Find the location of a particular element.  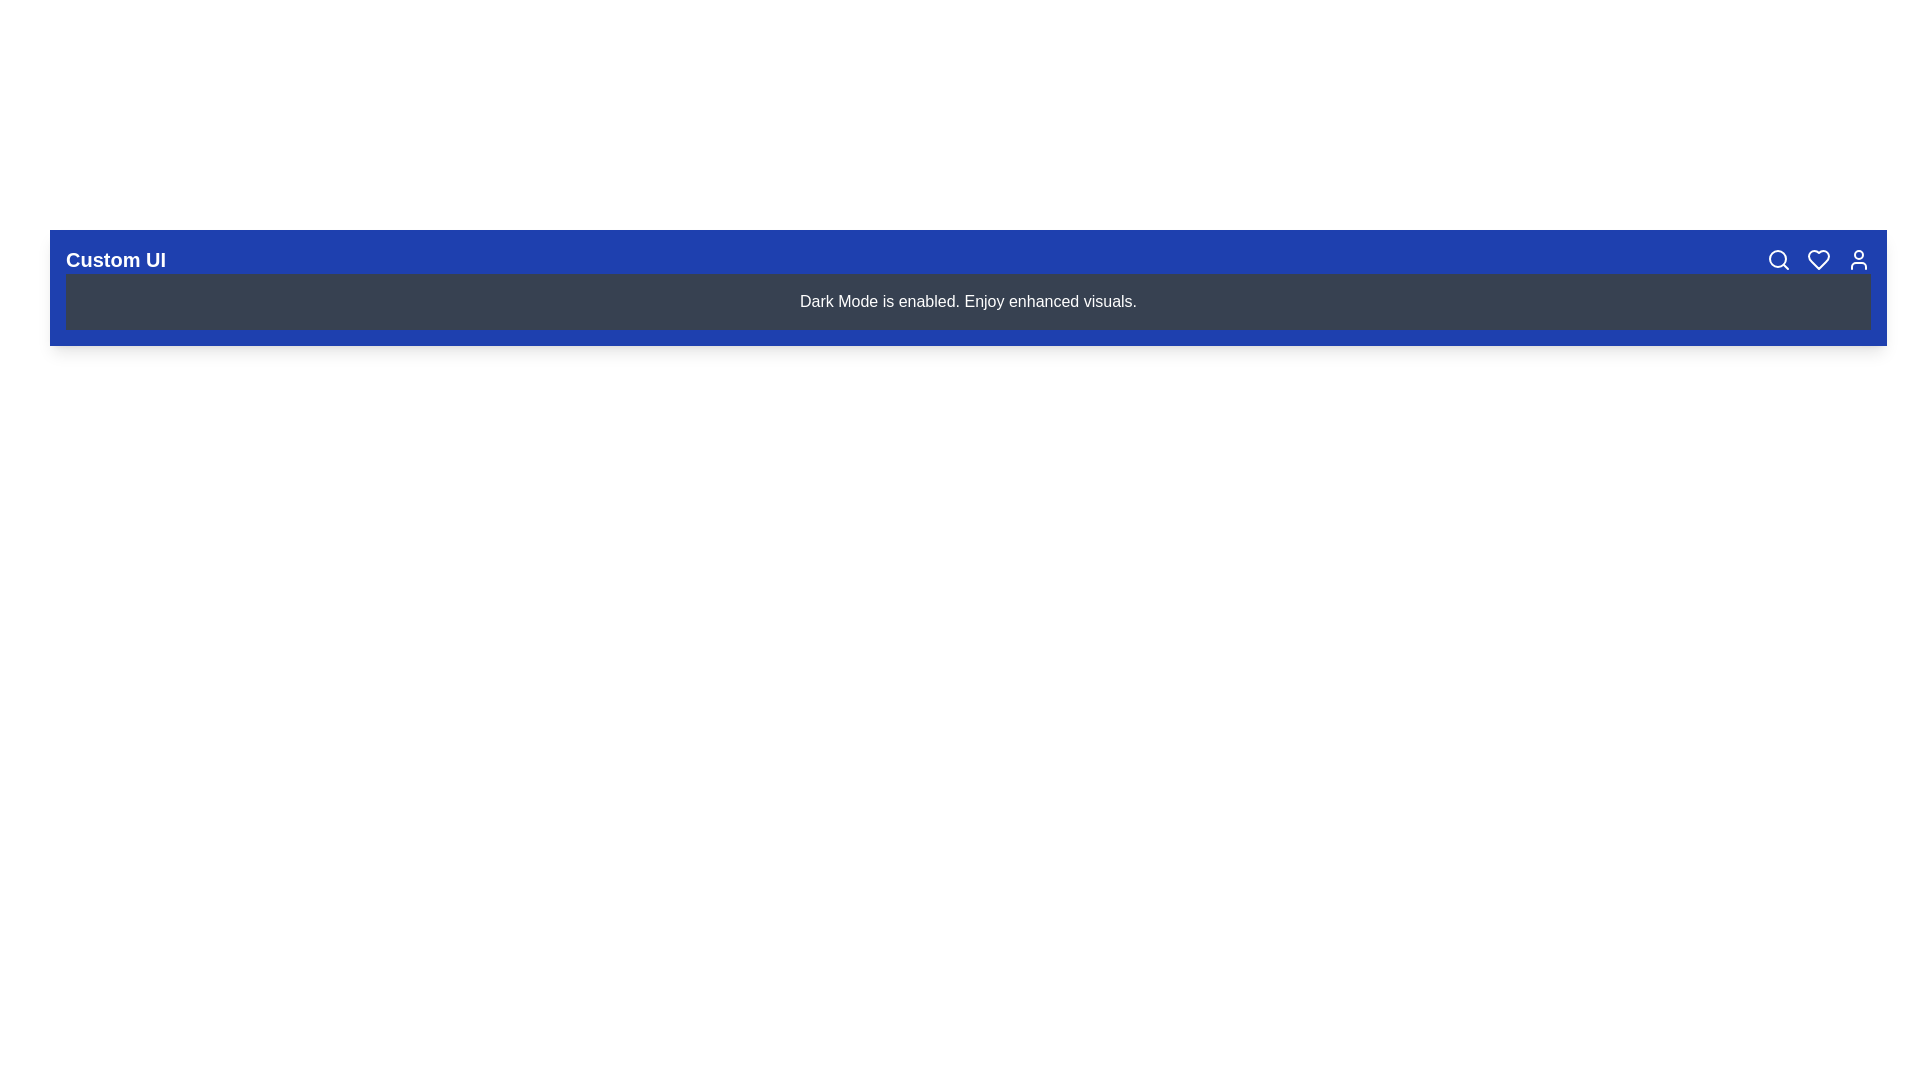

the heart icon to indicate a favorite or like action is located at coordinates (1819, 258).